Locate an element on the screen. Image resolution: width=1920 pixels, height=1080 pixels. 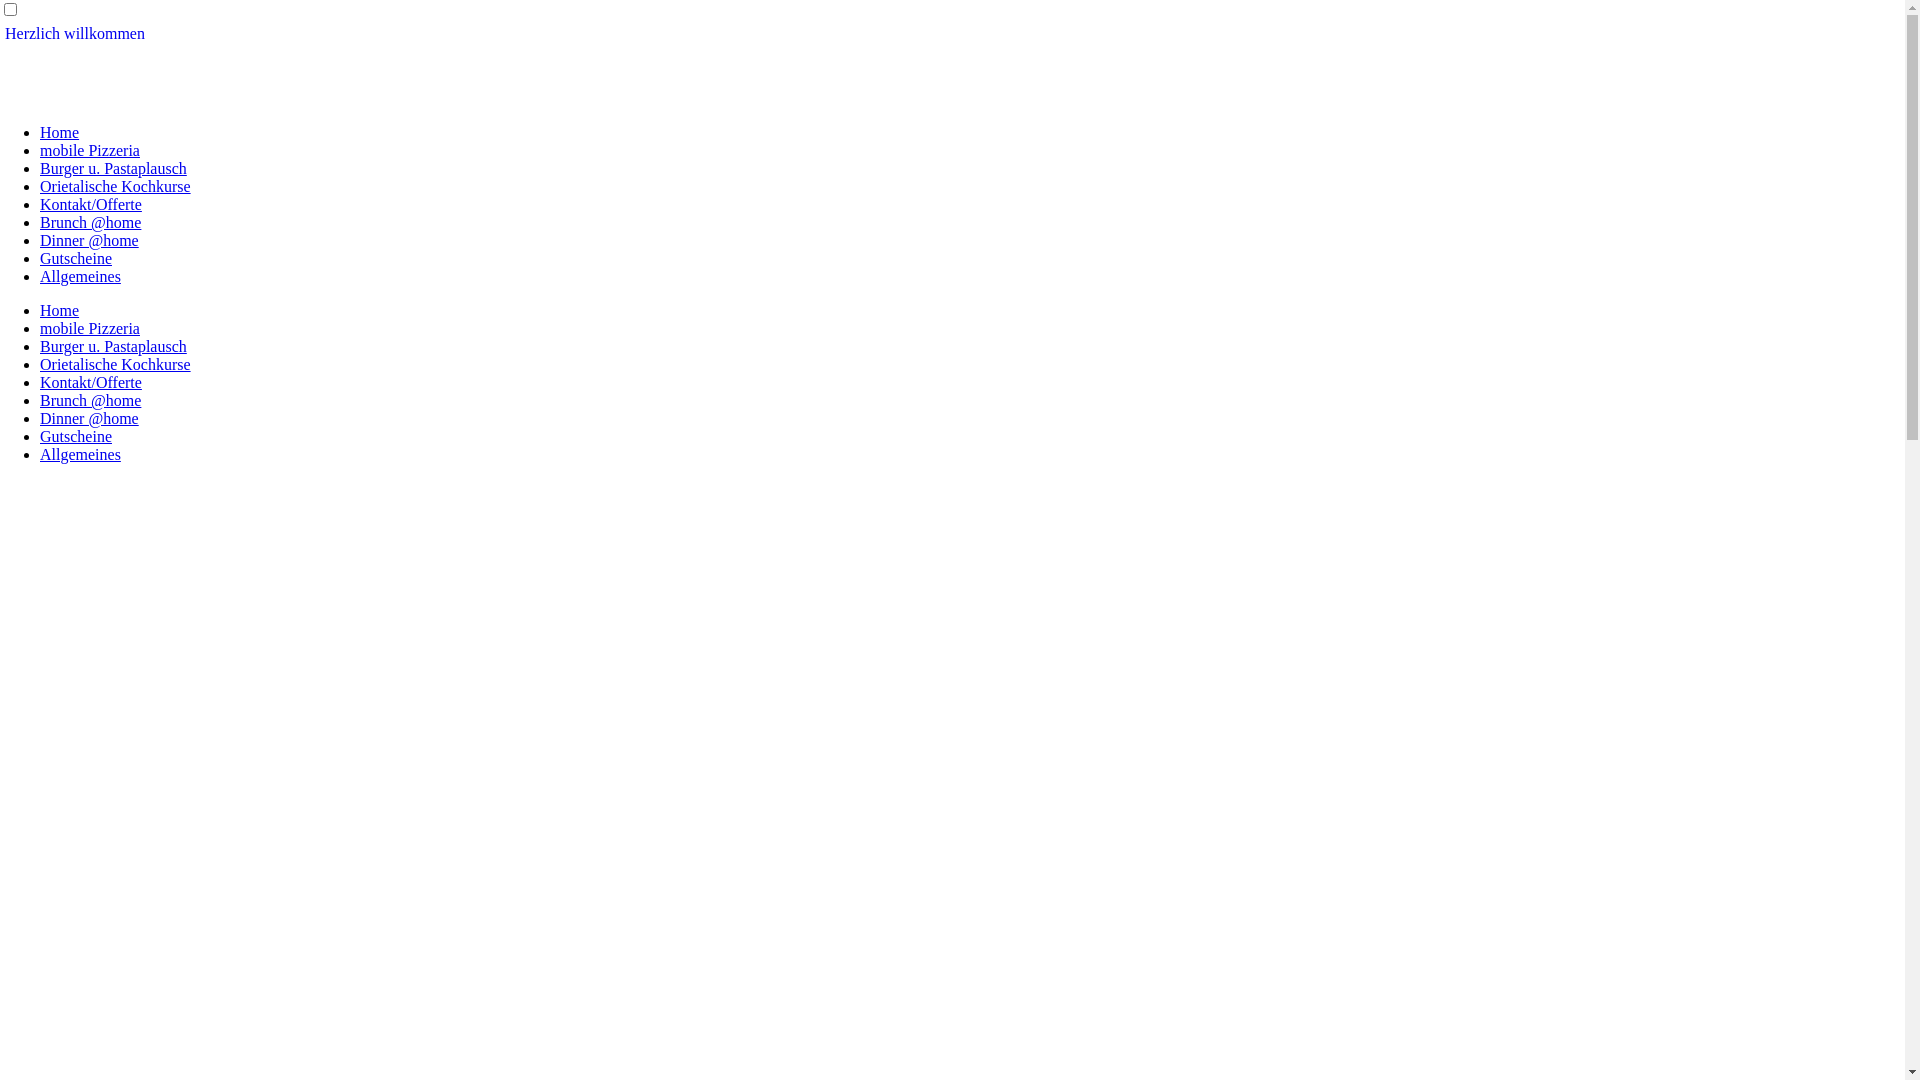
'Home' is located at coordinates (59, 132).